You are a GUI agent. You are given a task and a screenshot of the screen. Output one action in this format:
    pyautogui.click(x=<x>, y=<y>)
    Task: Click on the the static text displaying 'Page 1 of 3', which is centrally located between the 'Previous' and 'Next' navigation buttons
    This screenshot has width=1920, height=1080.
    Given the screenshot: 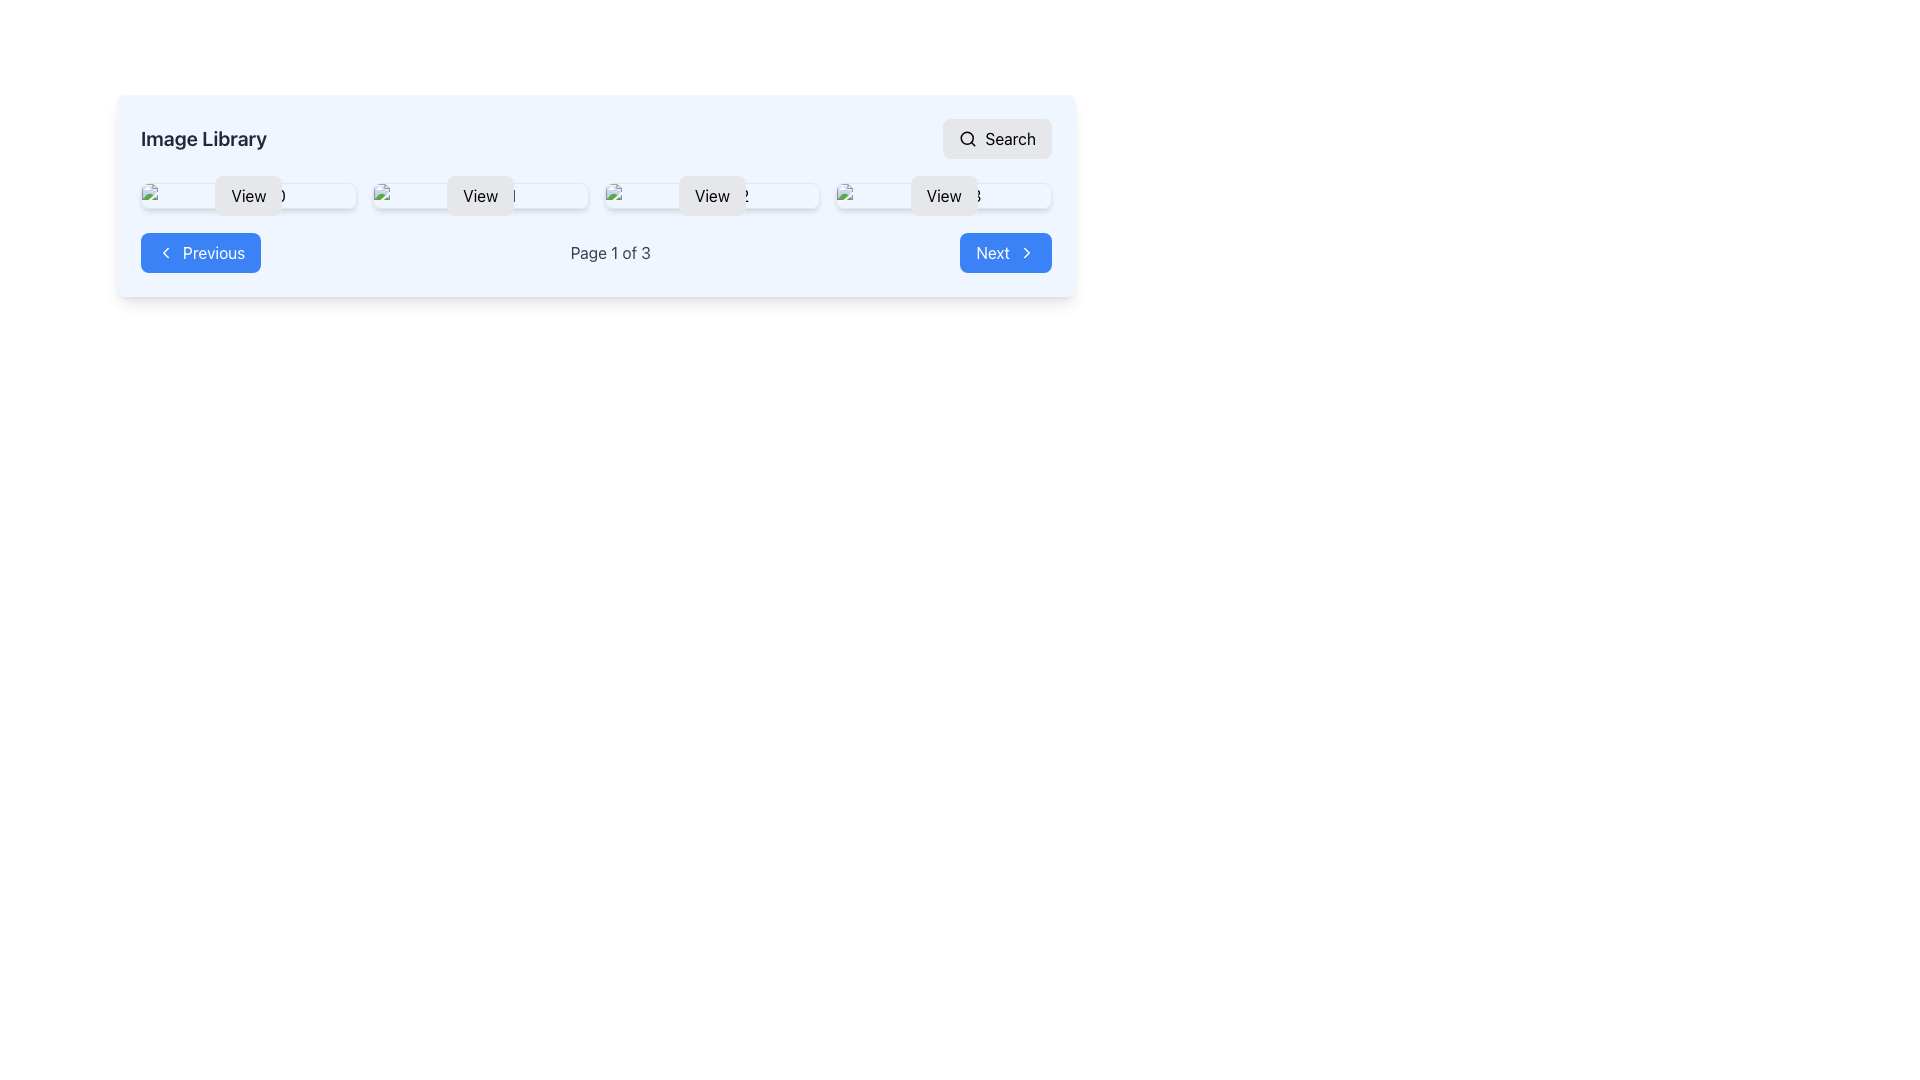 What is the action you would take?
    pyautogui.click(x=609, y=252)
    